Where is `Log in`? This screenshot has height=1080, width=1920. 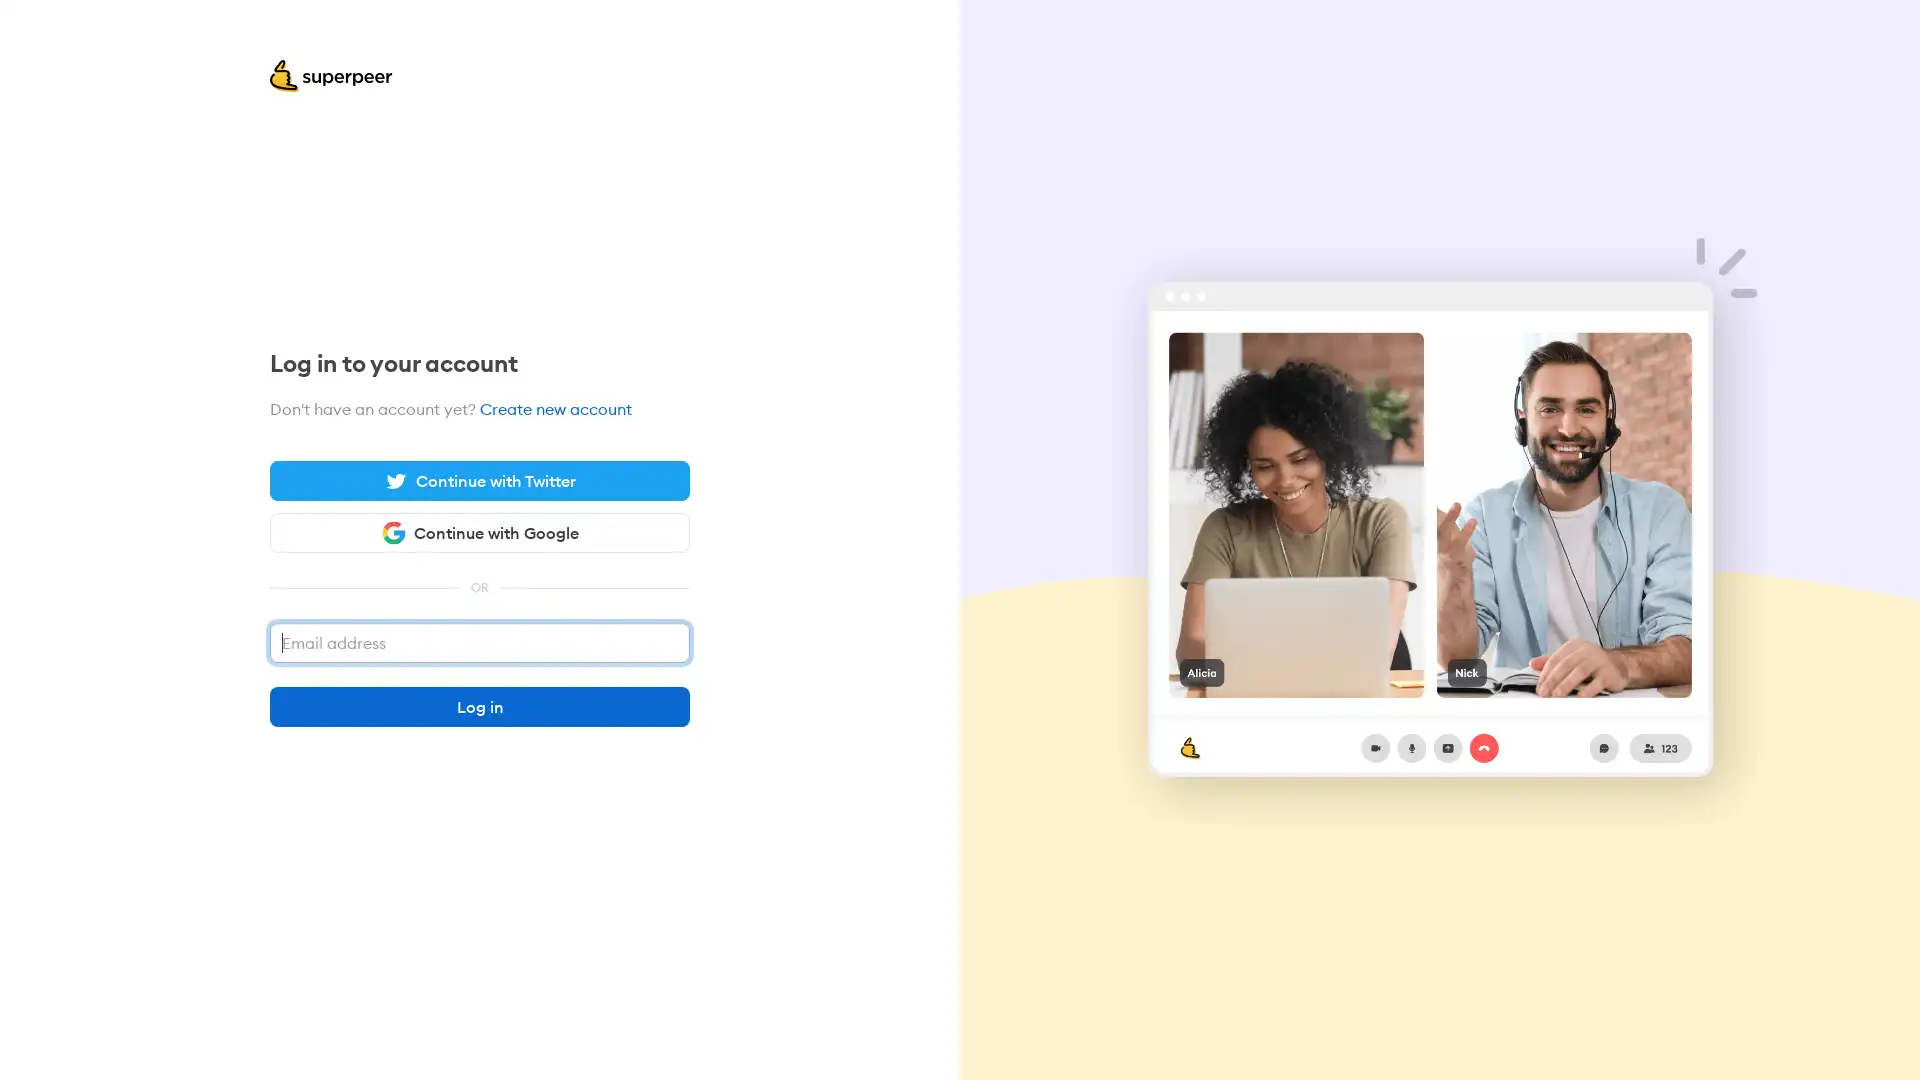 Log in is located at coordinates (480, 705).